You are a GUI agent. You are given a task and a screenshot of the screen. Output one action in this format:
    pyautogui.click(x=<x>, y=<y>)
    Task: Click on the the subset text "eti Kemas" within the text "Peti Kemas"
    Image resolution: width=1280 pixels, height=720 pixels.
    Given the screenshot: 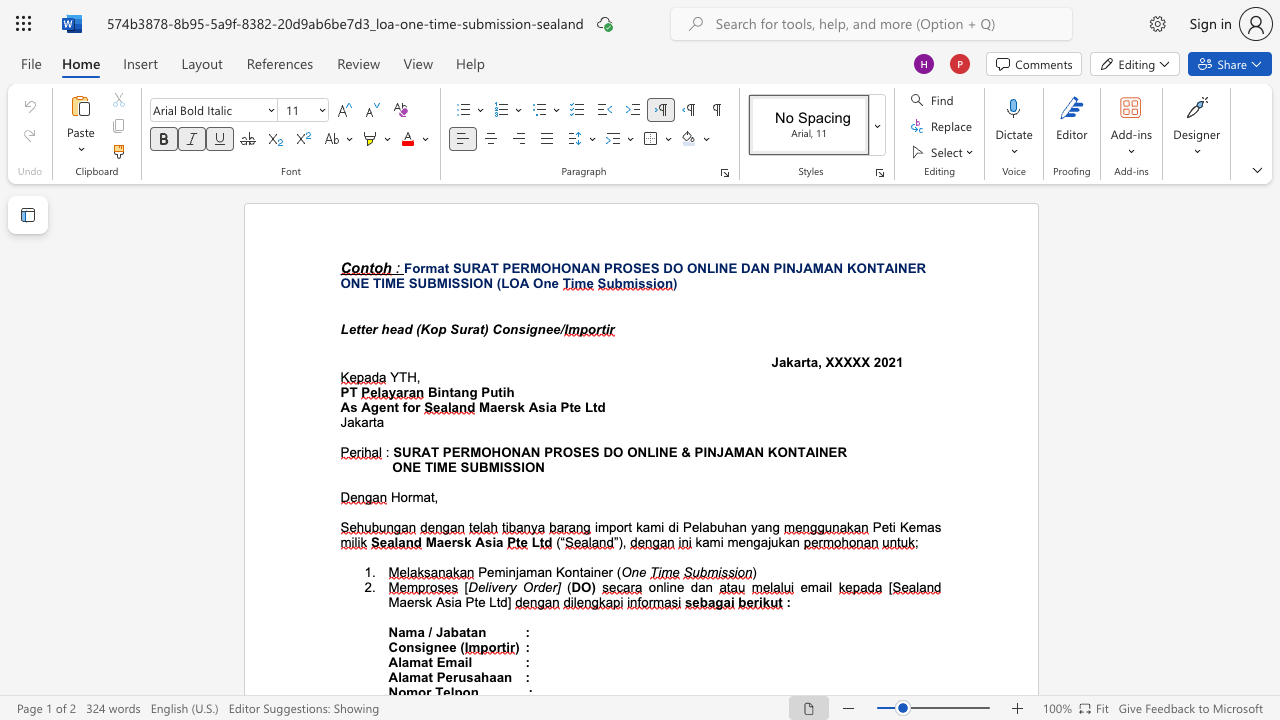 What is the action you would take?
    pyautogui.click(x=880, y=526)
    